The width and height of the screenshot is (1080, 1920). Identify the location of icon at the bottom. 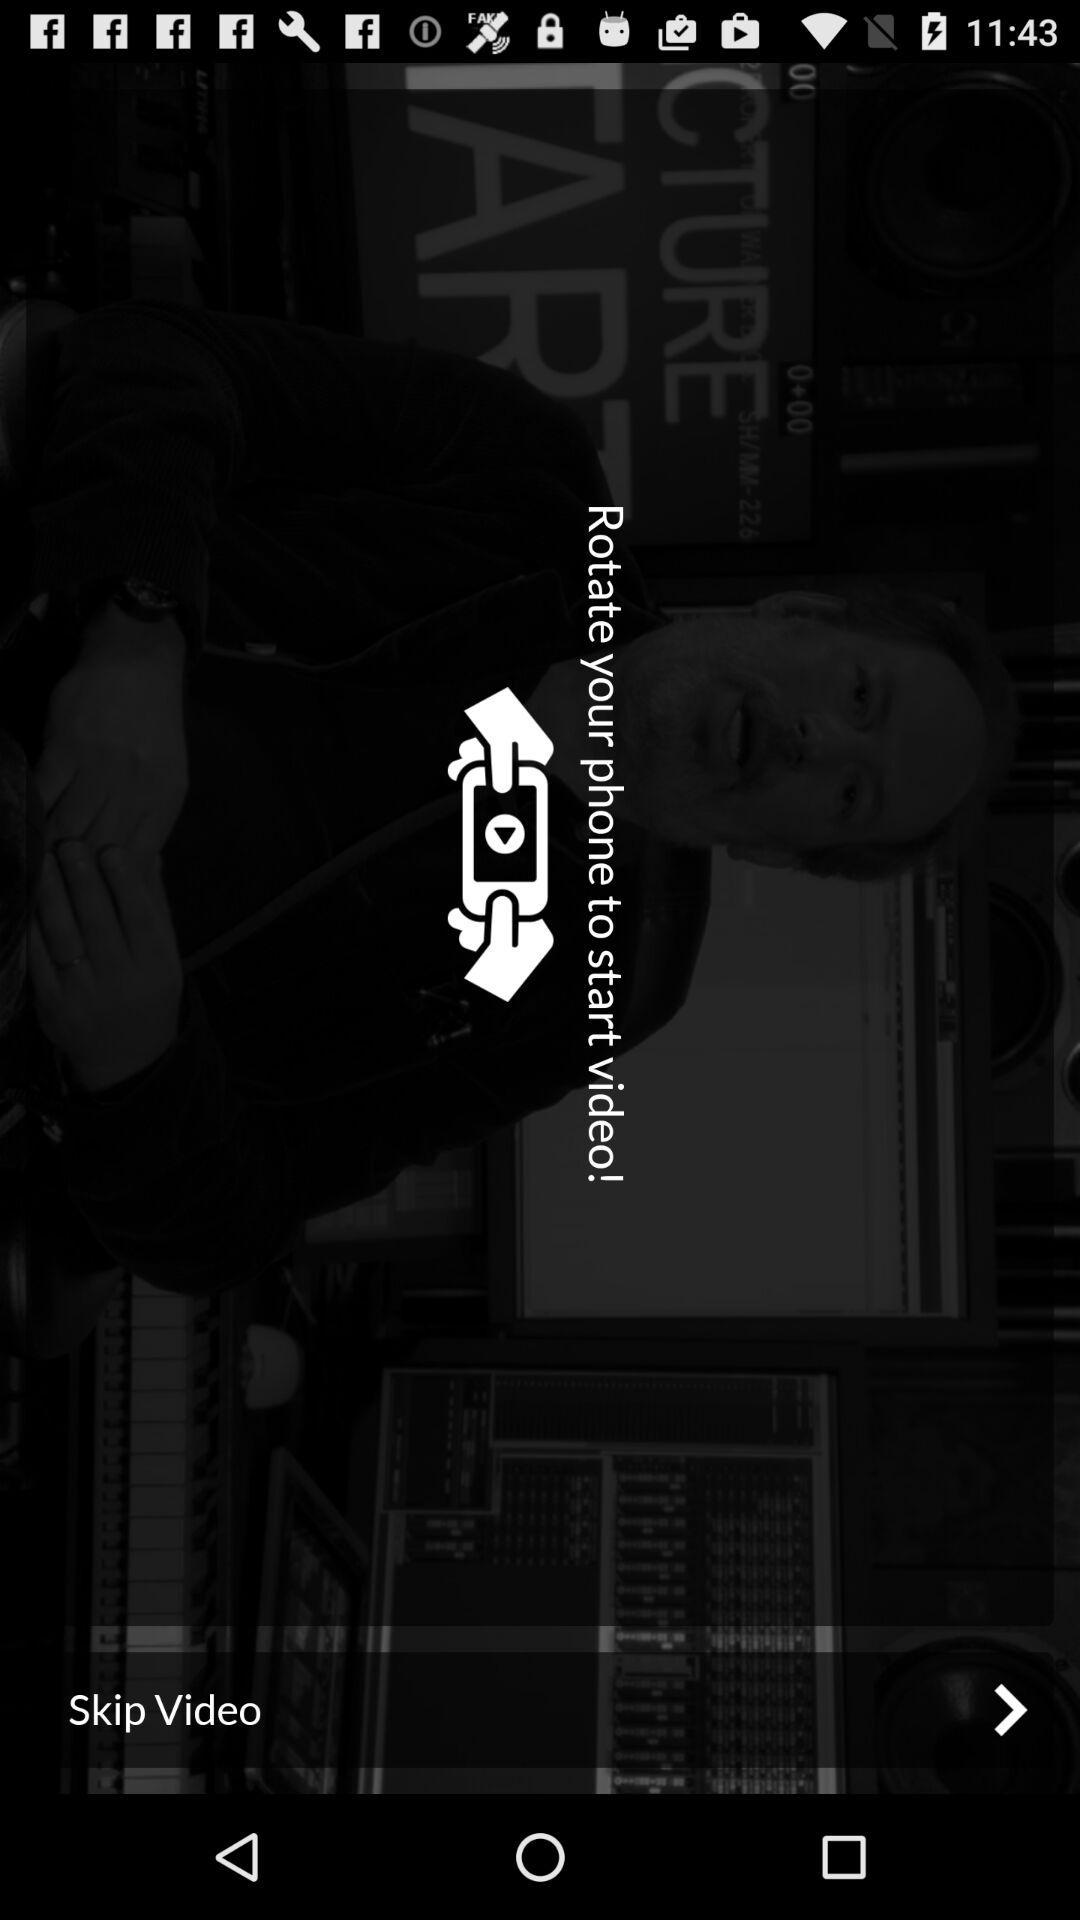
(540, 1708).